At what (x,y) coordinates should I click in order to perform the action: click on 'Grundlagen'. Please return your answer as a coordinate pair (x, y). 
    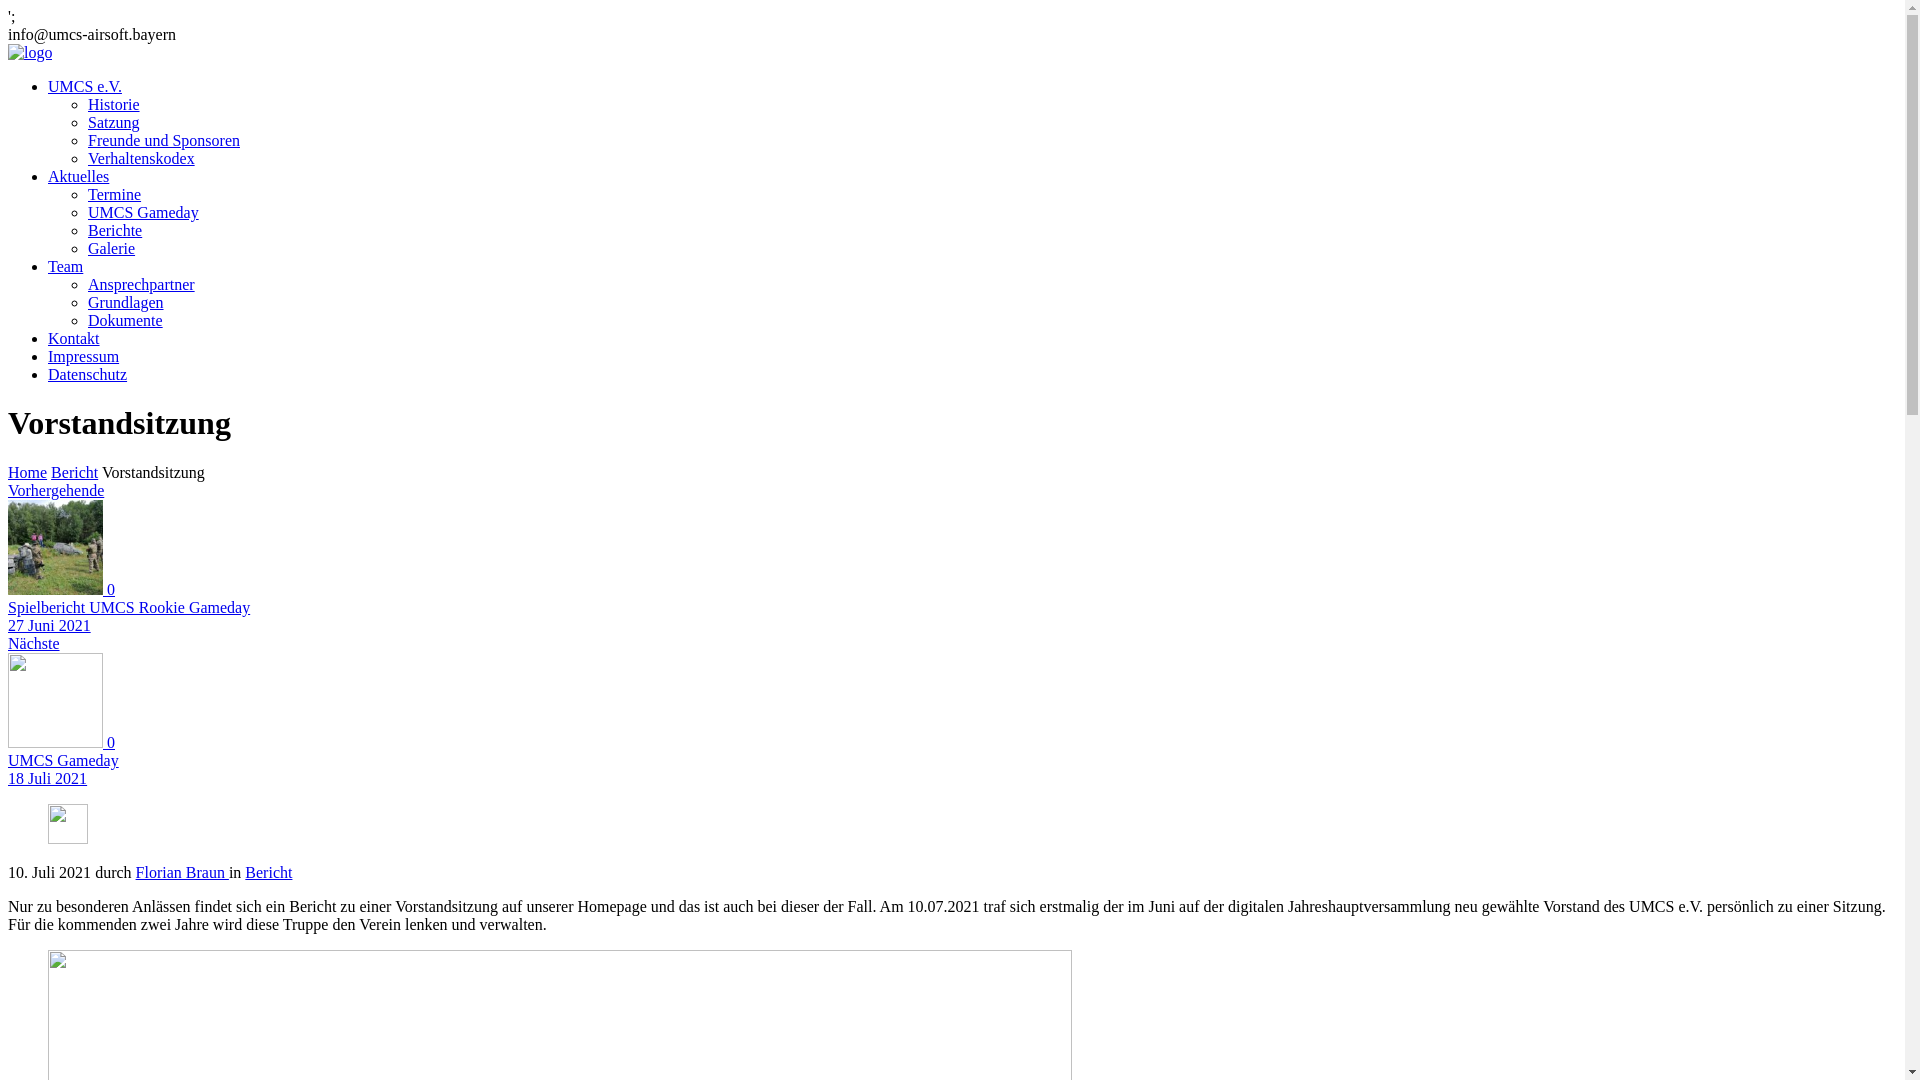
    Looking at the image, I should click on (124, 302).